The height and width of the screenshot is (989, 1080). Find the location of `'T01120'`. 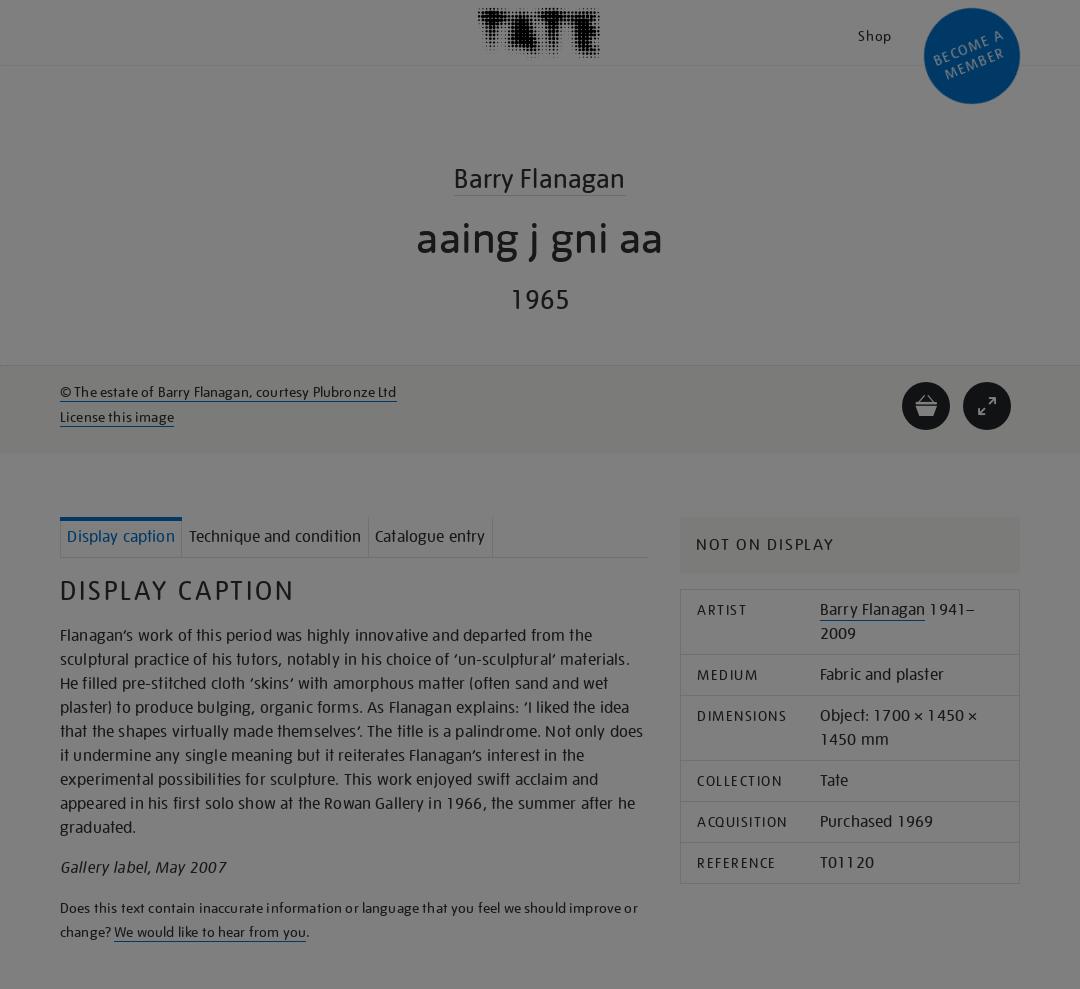

'T01120' is located at coordinates (818, 863).